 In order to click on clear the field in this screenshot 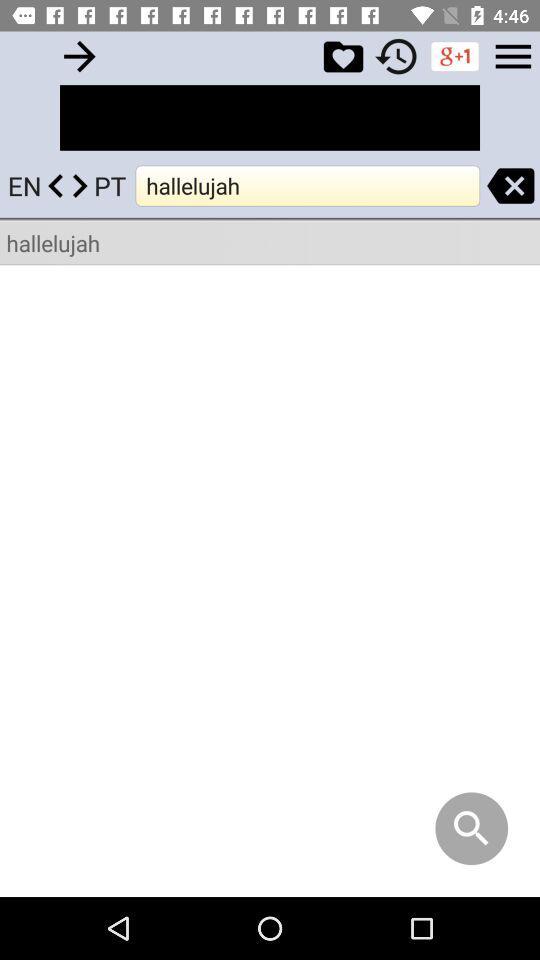, I will do `click(510, 185)`.